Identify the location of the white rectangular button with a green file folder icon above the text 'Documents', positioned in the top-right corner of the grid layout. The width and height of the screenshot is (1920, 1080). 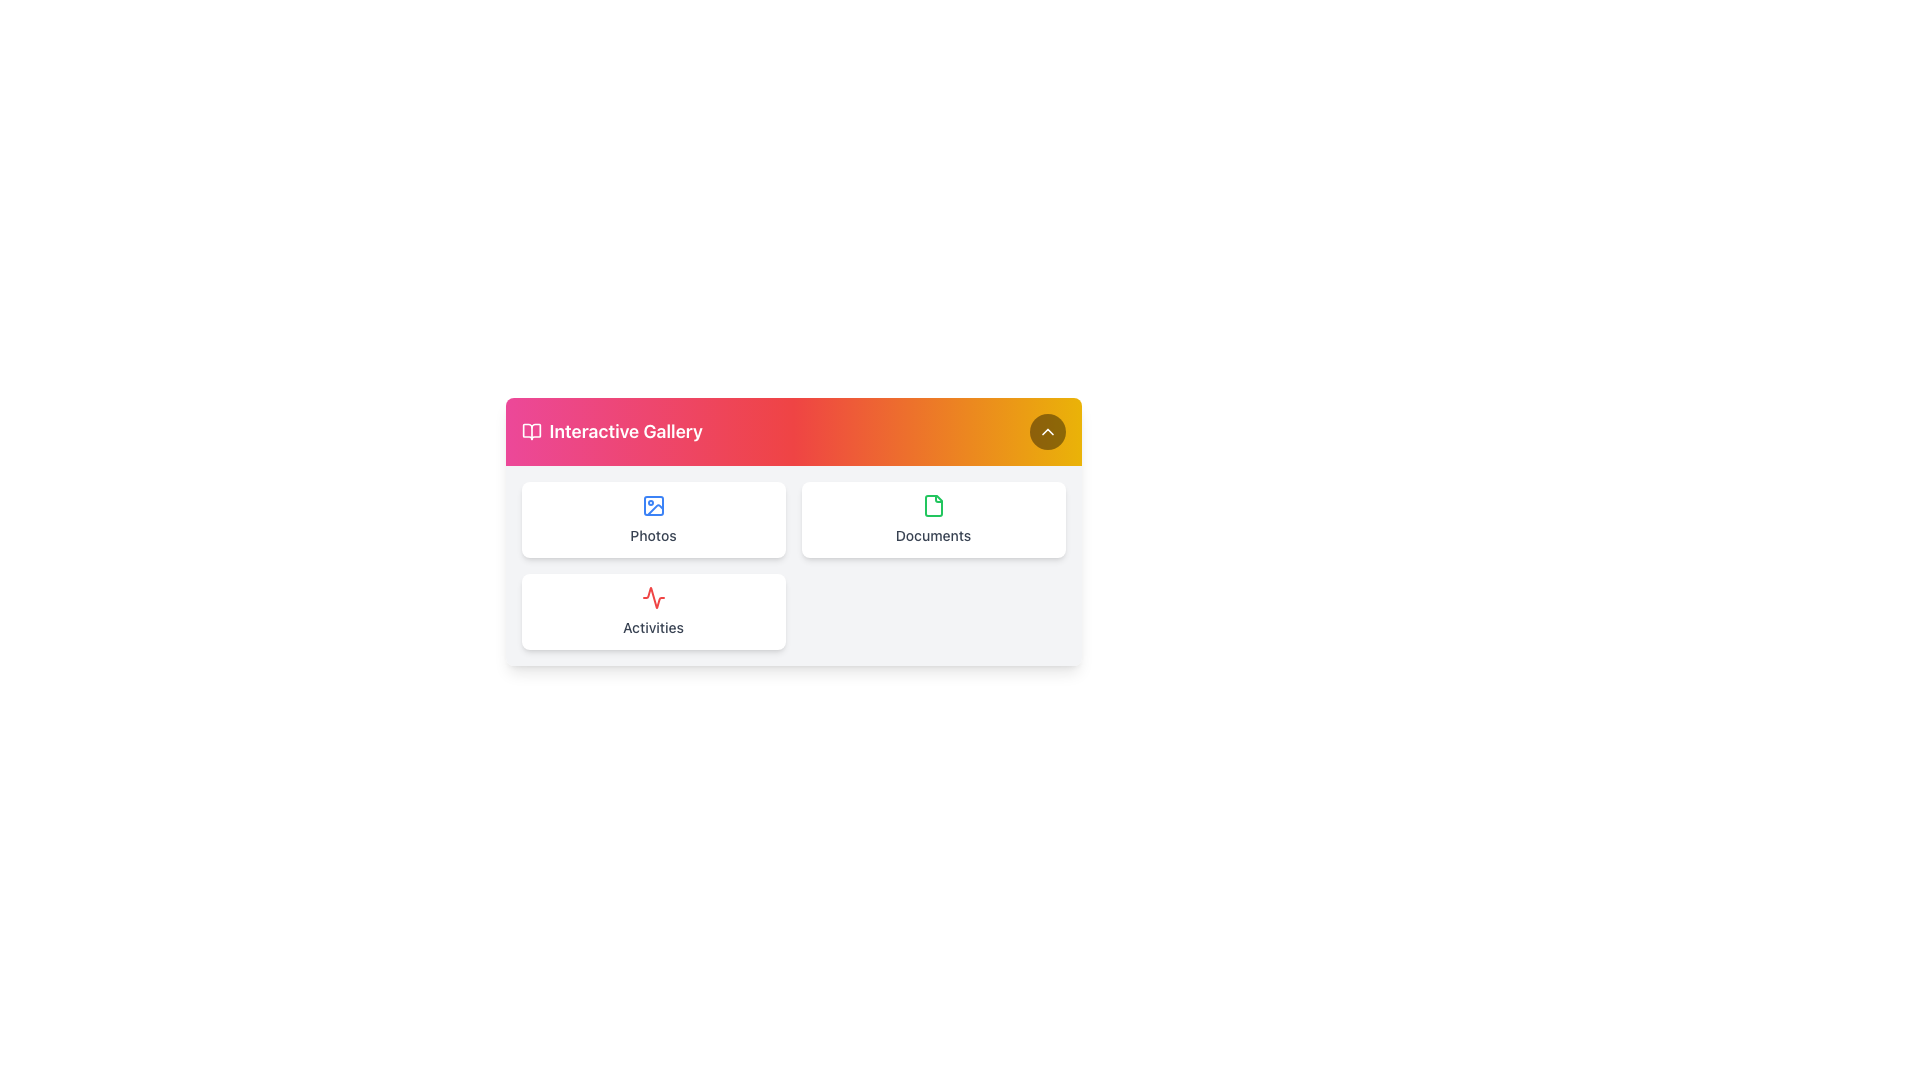
(932, 519).